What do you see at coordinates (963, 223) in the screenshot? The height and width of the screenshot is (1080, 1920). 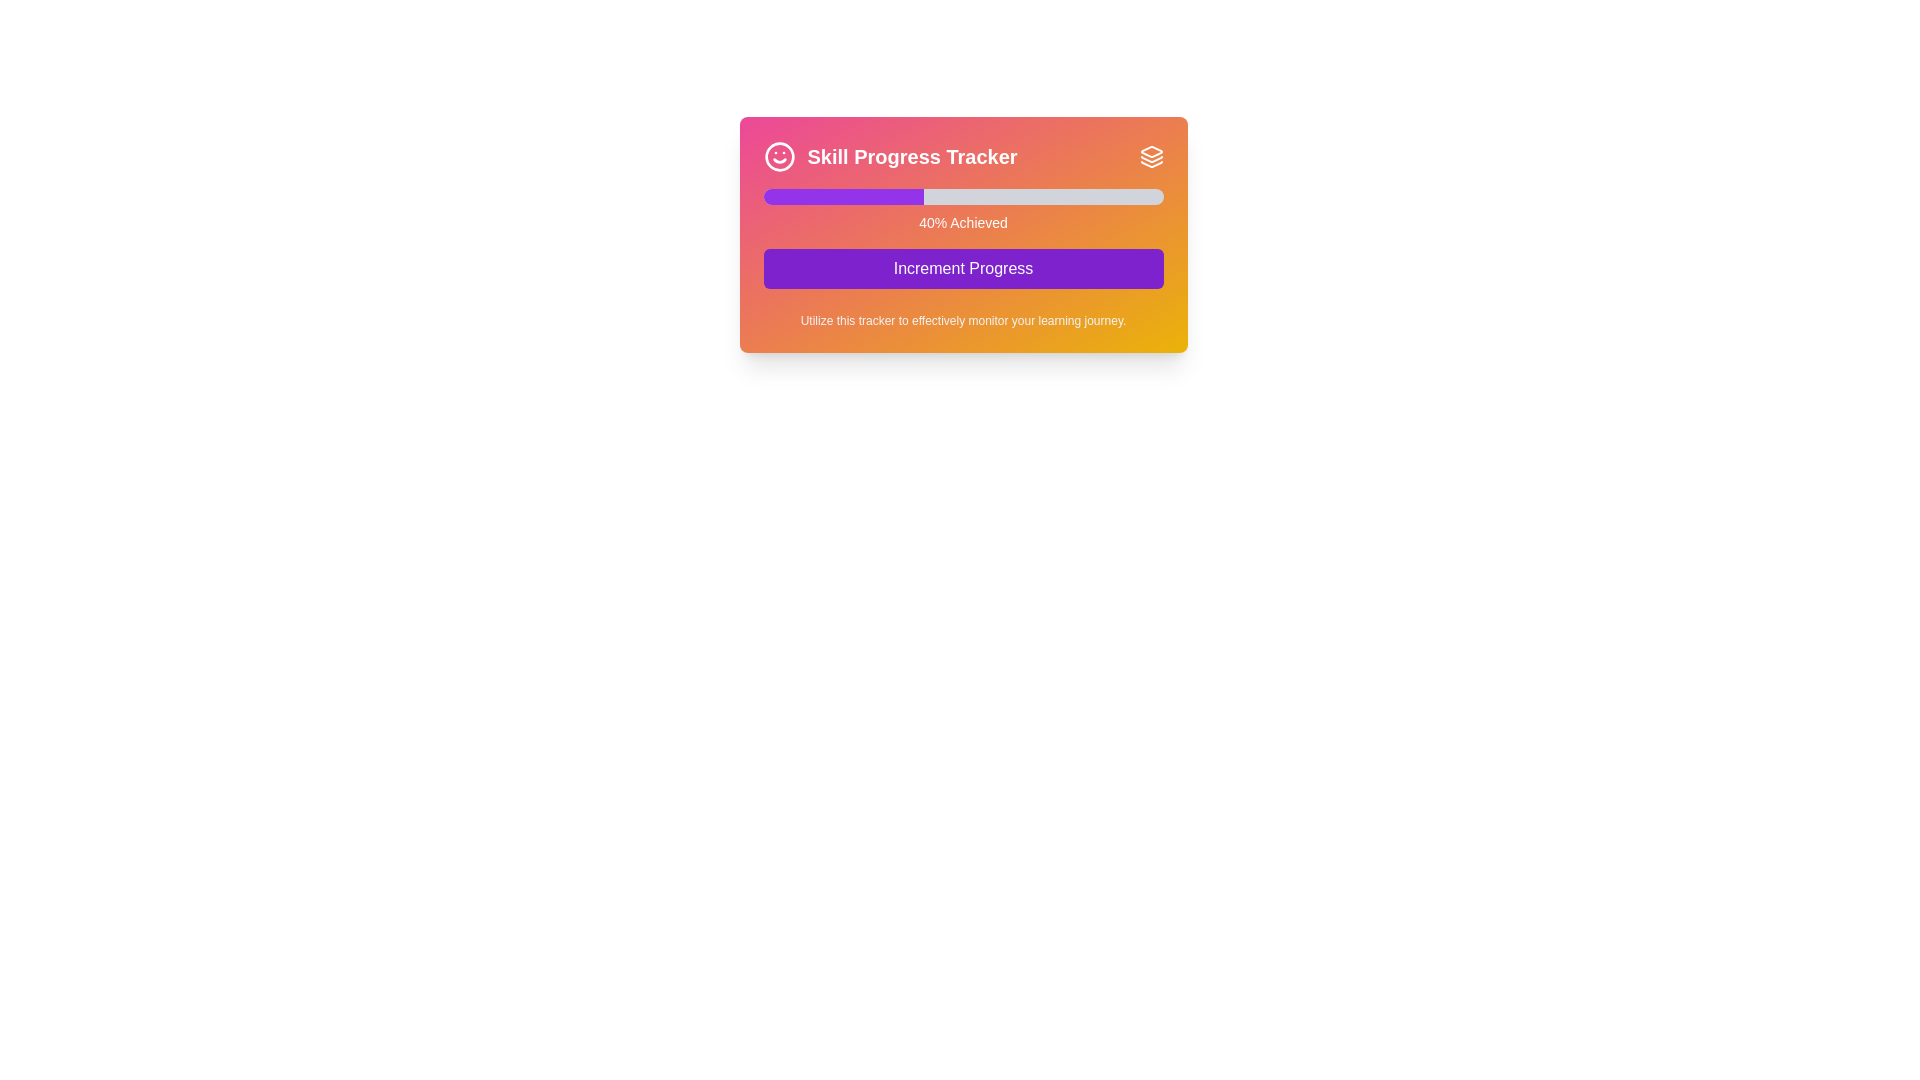 I see `the skill progress percentage label, which indicates the current completion percentage and is positioned beneath the progress bar and above the 'Increment Progress' button` at bounding box center [963, 223].